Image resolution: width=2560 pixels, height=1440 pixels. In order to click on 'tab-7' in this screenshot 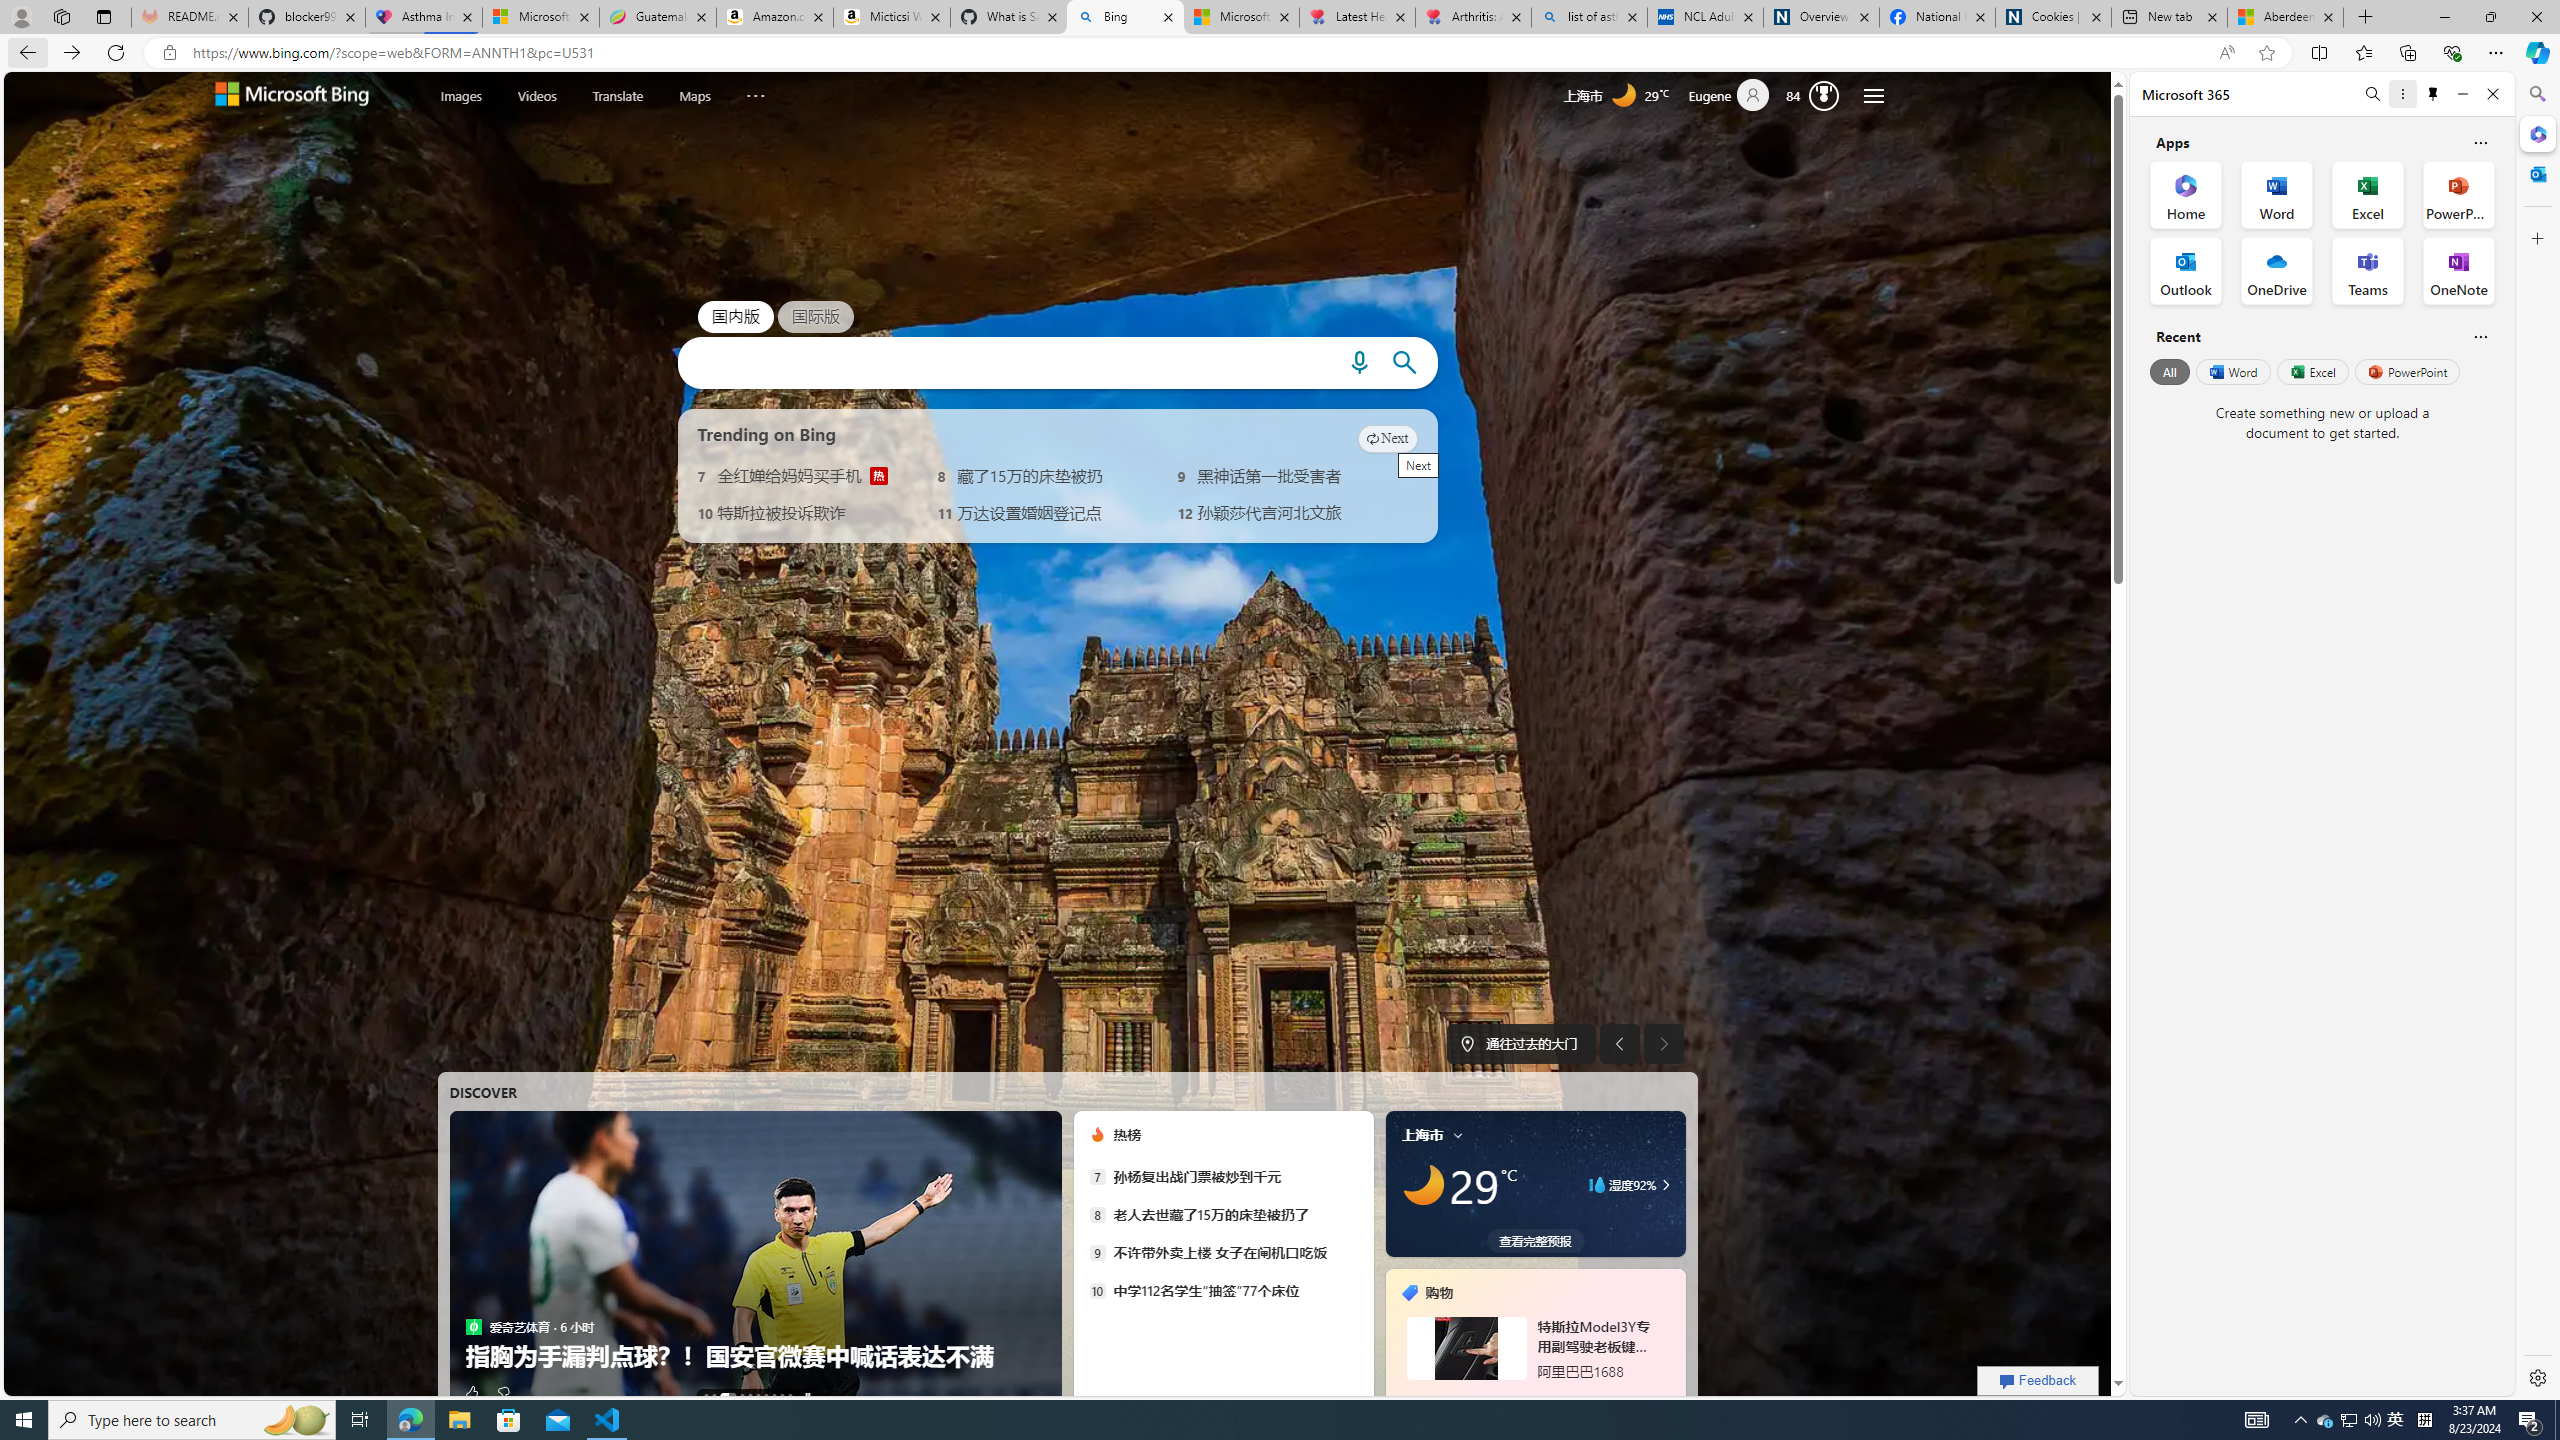, I will do `click(1511, 1397)`.